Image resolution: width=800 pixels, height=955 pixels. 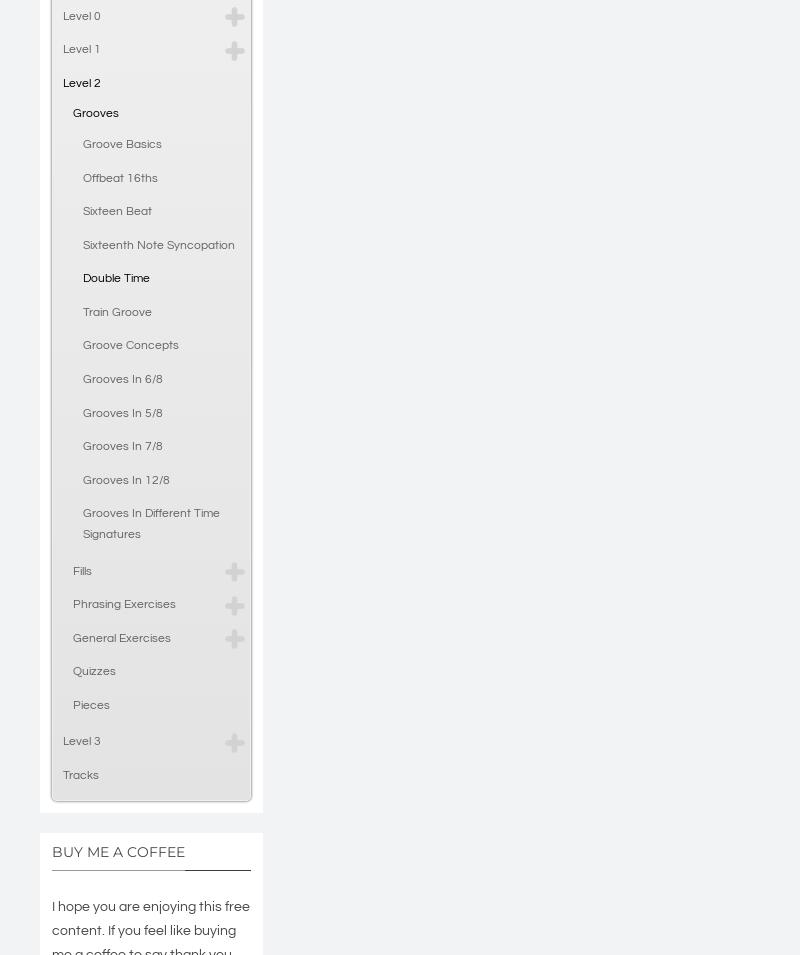 I want to click on 'Train Groove', so click(x=116, y=311).